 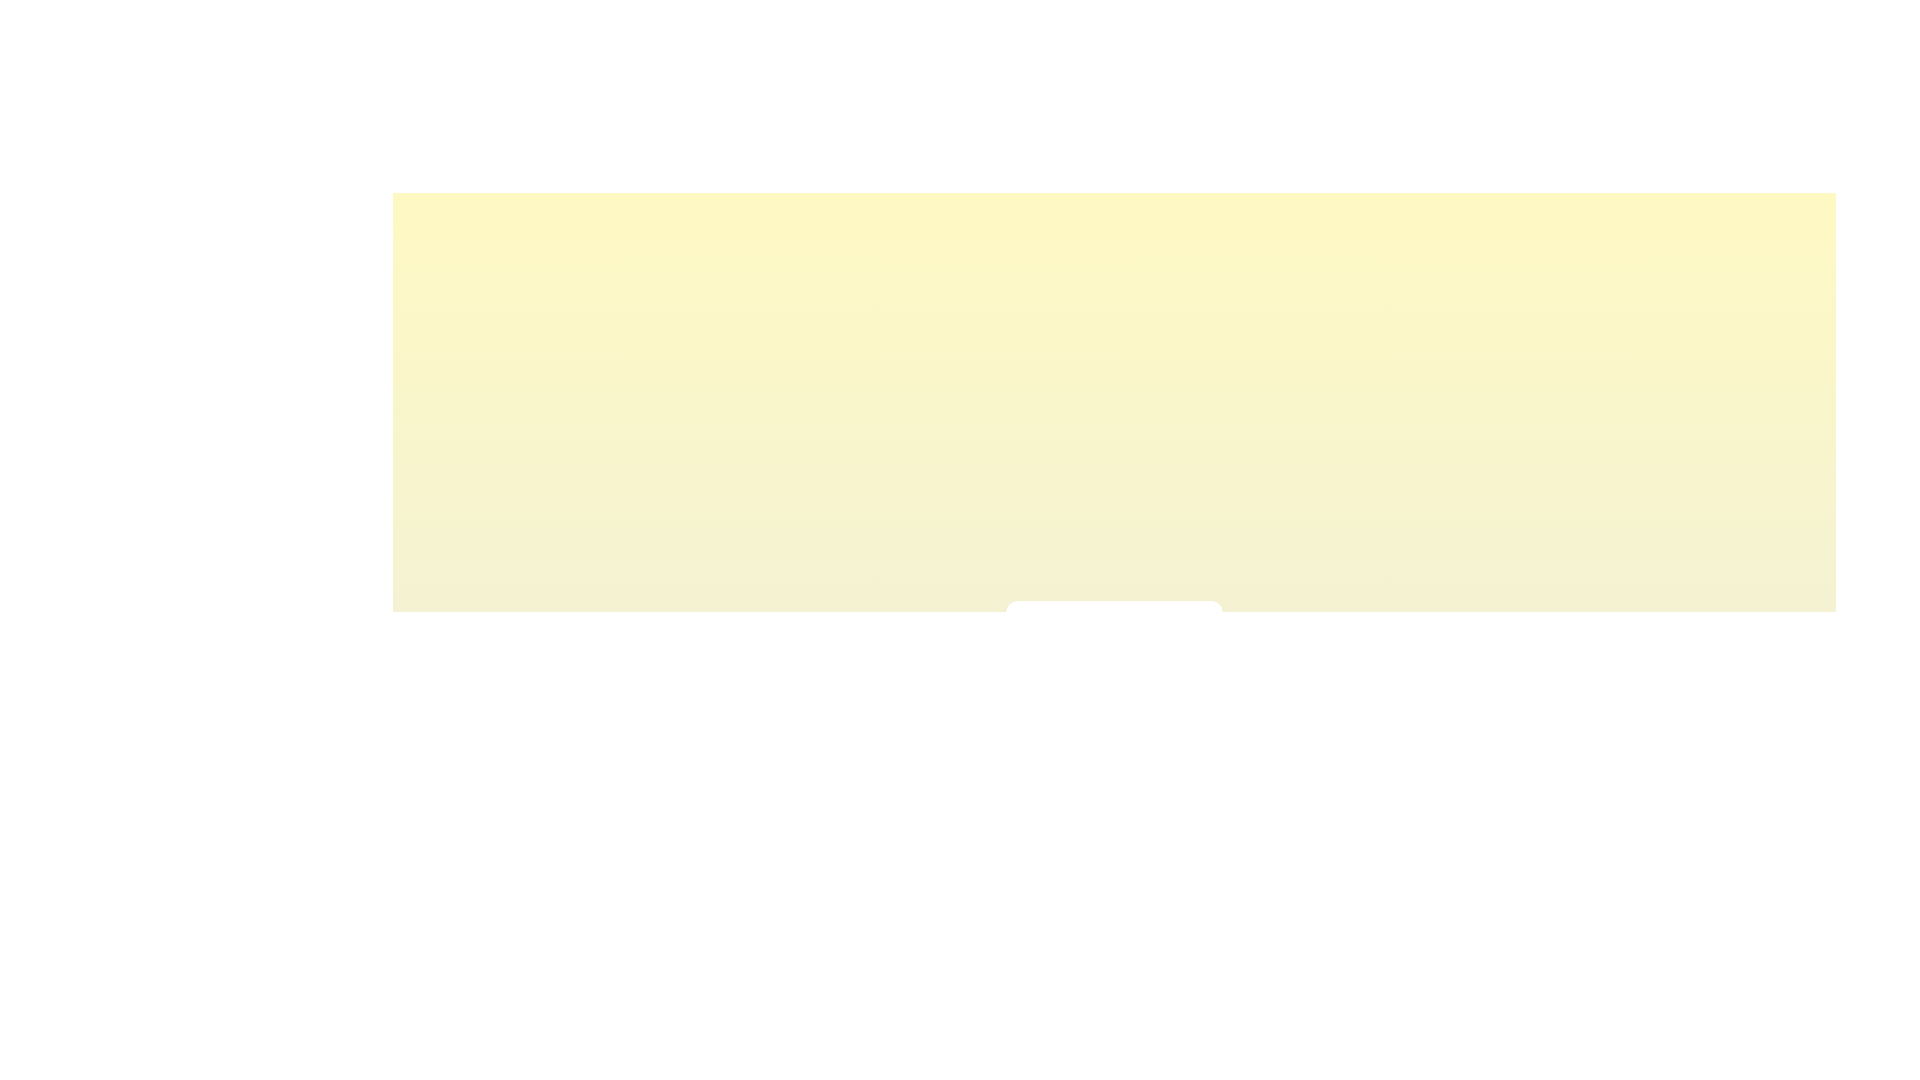 I want to click on the light intensity slider to 16% to observe the corresponding visual feedback color, so click(x=1056, y=676).